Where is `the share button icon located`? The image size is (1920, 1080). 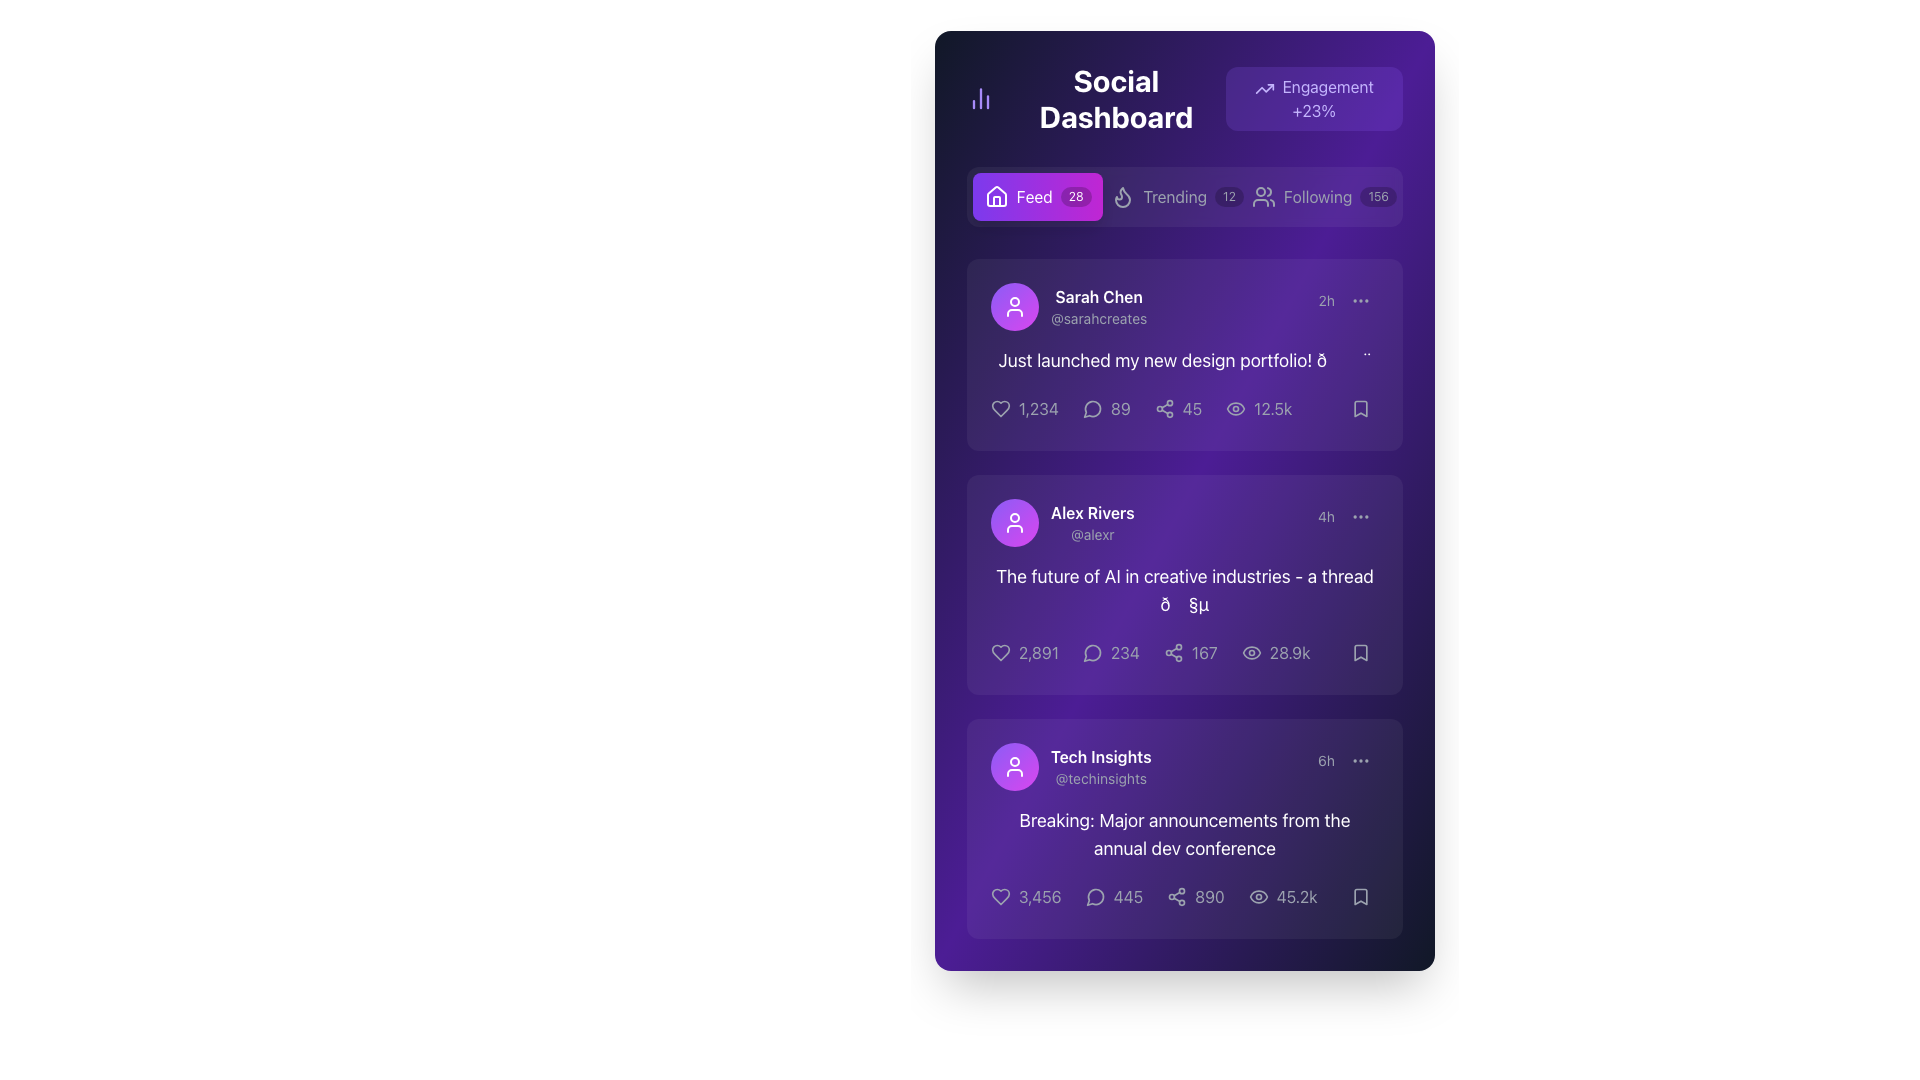 the share button icon located is located at coordinates (1173, 652).